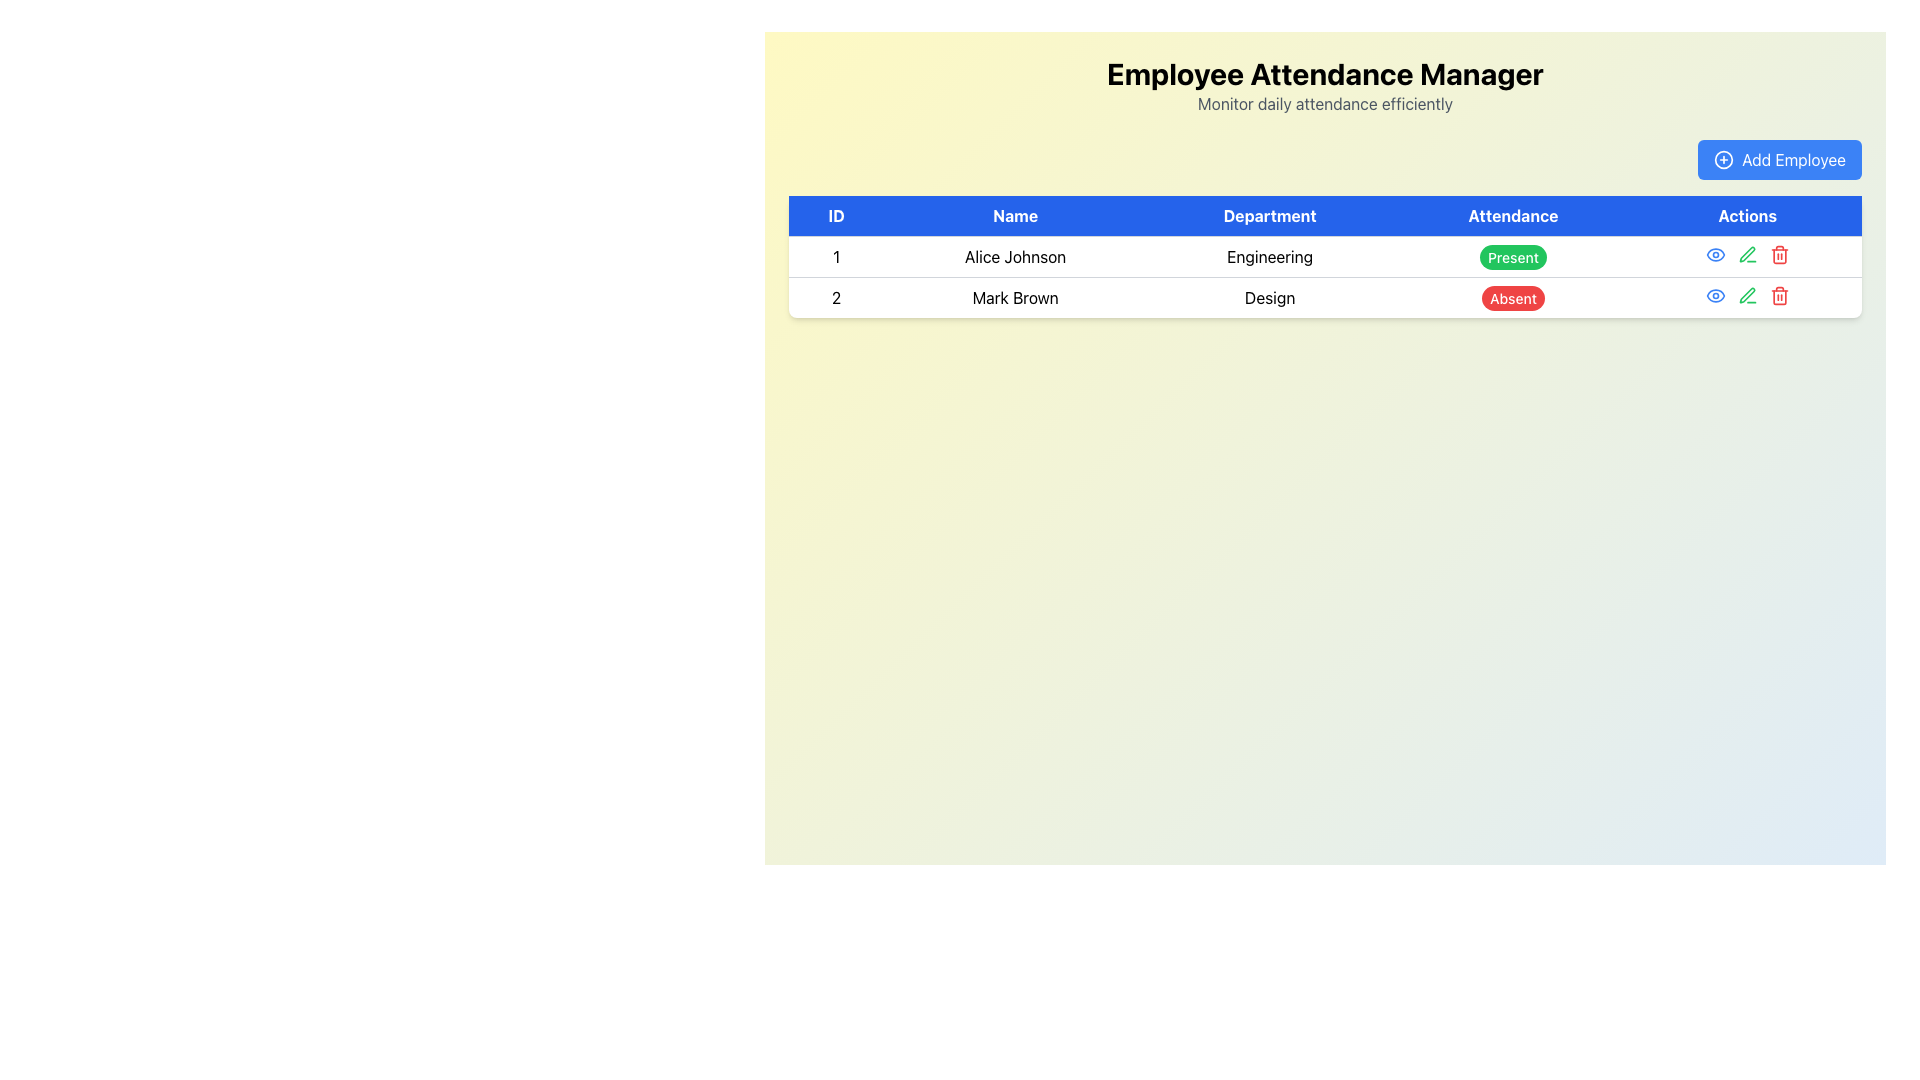 Image resolution: width=1920 pixels, height=1080 pixels. What do you see at coordinates (1325, 104) in the screenshot?
I see `text element that displays 'Monitor daily attendance efficiently', which is styled in gray and positioned below the 'Employee Attendance Manager' title` at bounding box center [1325, 104].